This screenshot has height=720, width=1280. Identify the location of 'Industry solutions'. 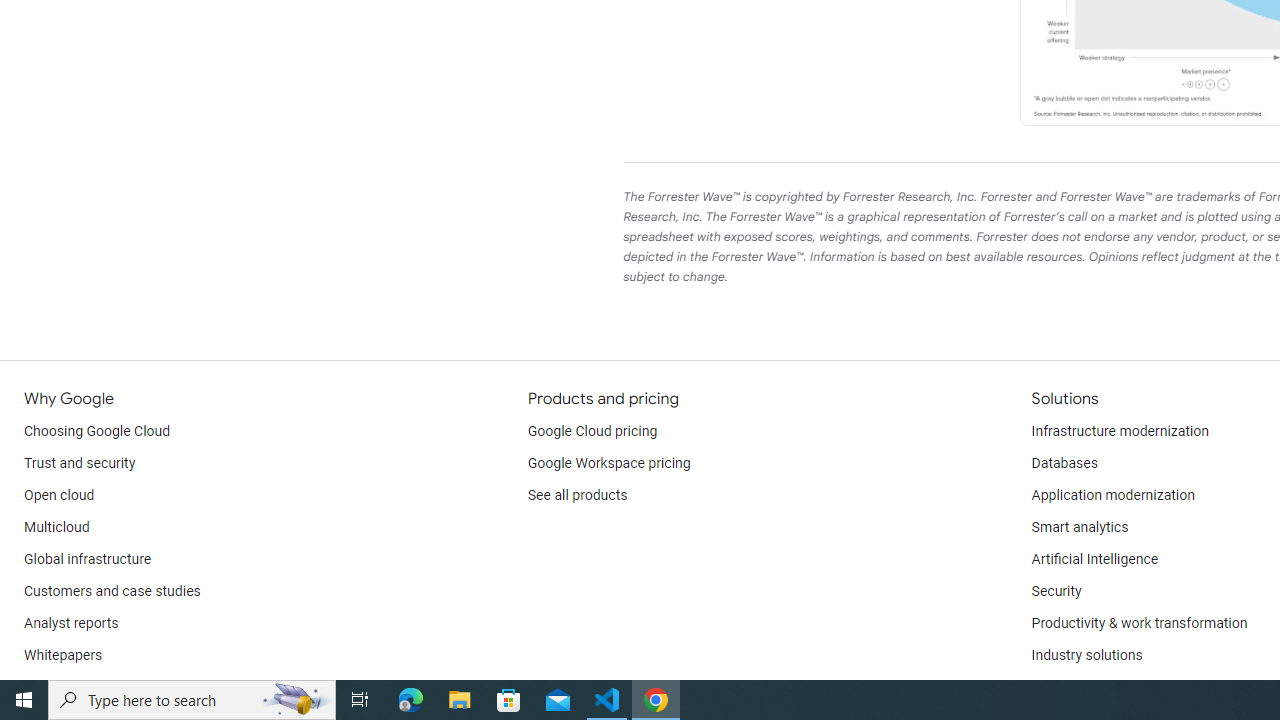
(1085, 655).